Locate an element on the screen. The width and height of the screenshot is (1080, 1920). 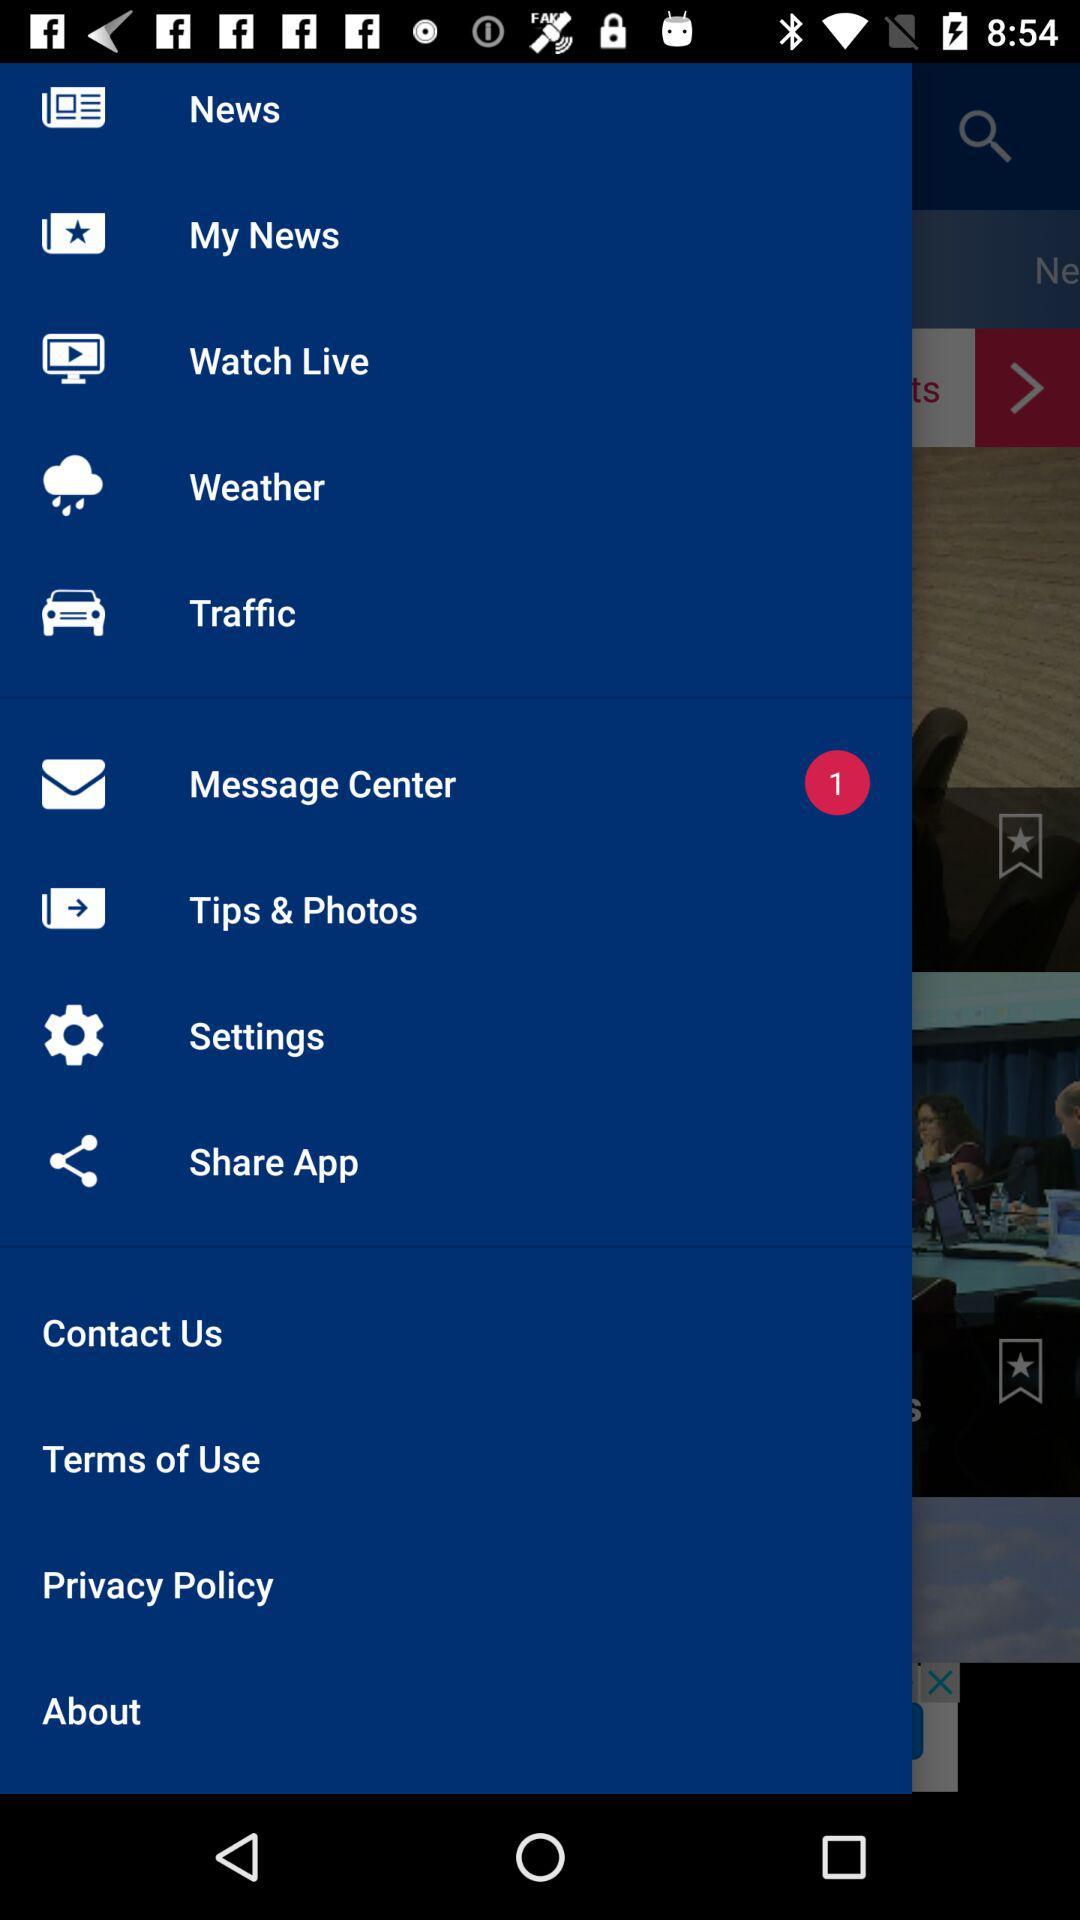
the list icon is located at coordinates (72, 135).